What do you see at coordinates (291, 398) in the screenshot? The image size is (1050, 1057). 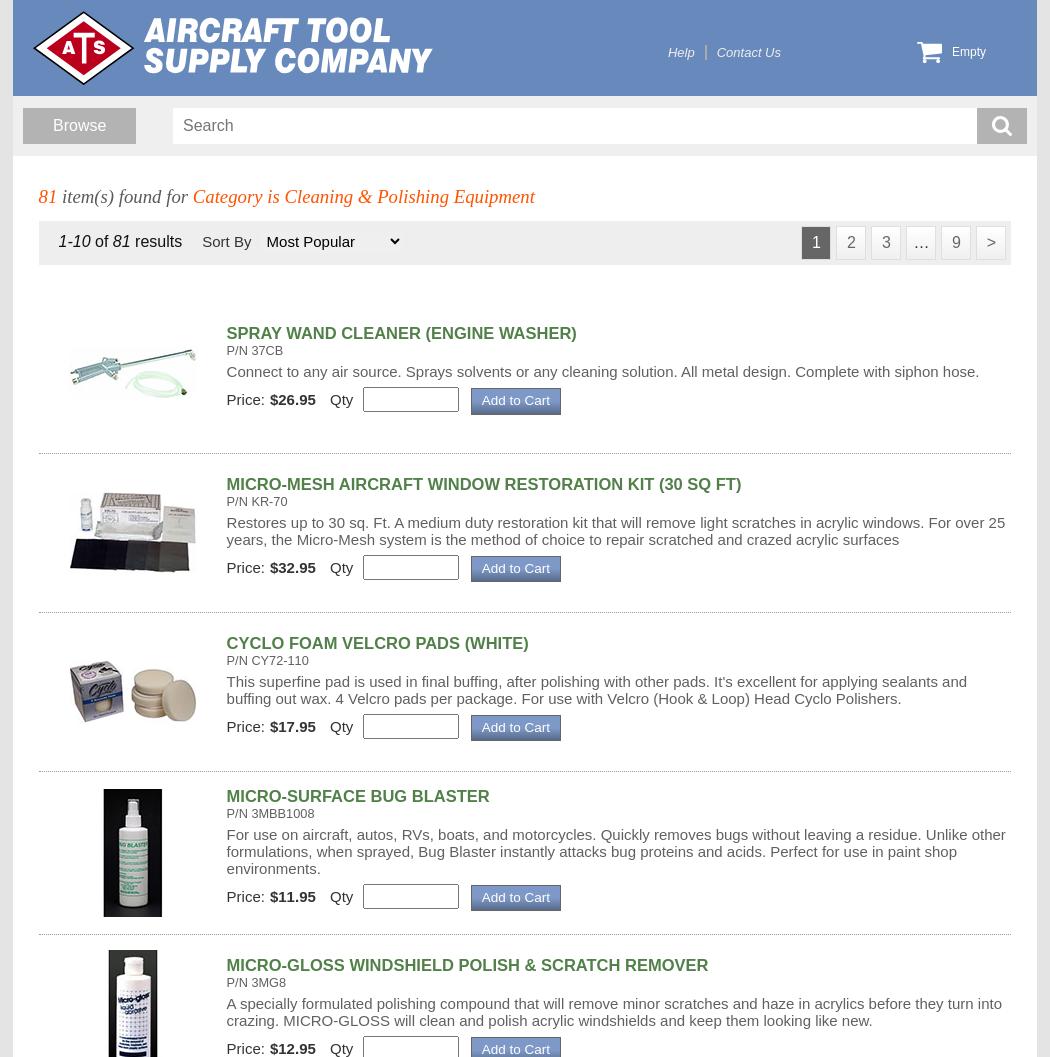 I see `'$26.95'` at bounding box center [291, 398].